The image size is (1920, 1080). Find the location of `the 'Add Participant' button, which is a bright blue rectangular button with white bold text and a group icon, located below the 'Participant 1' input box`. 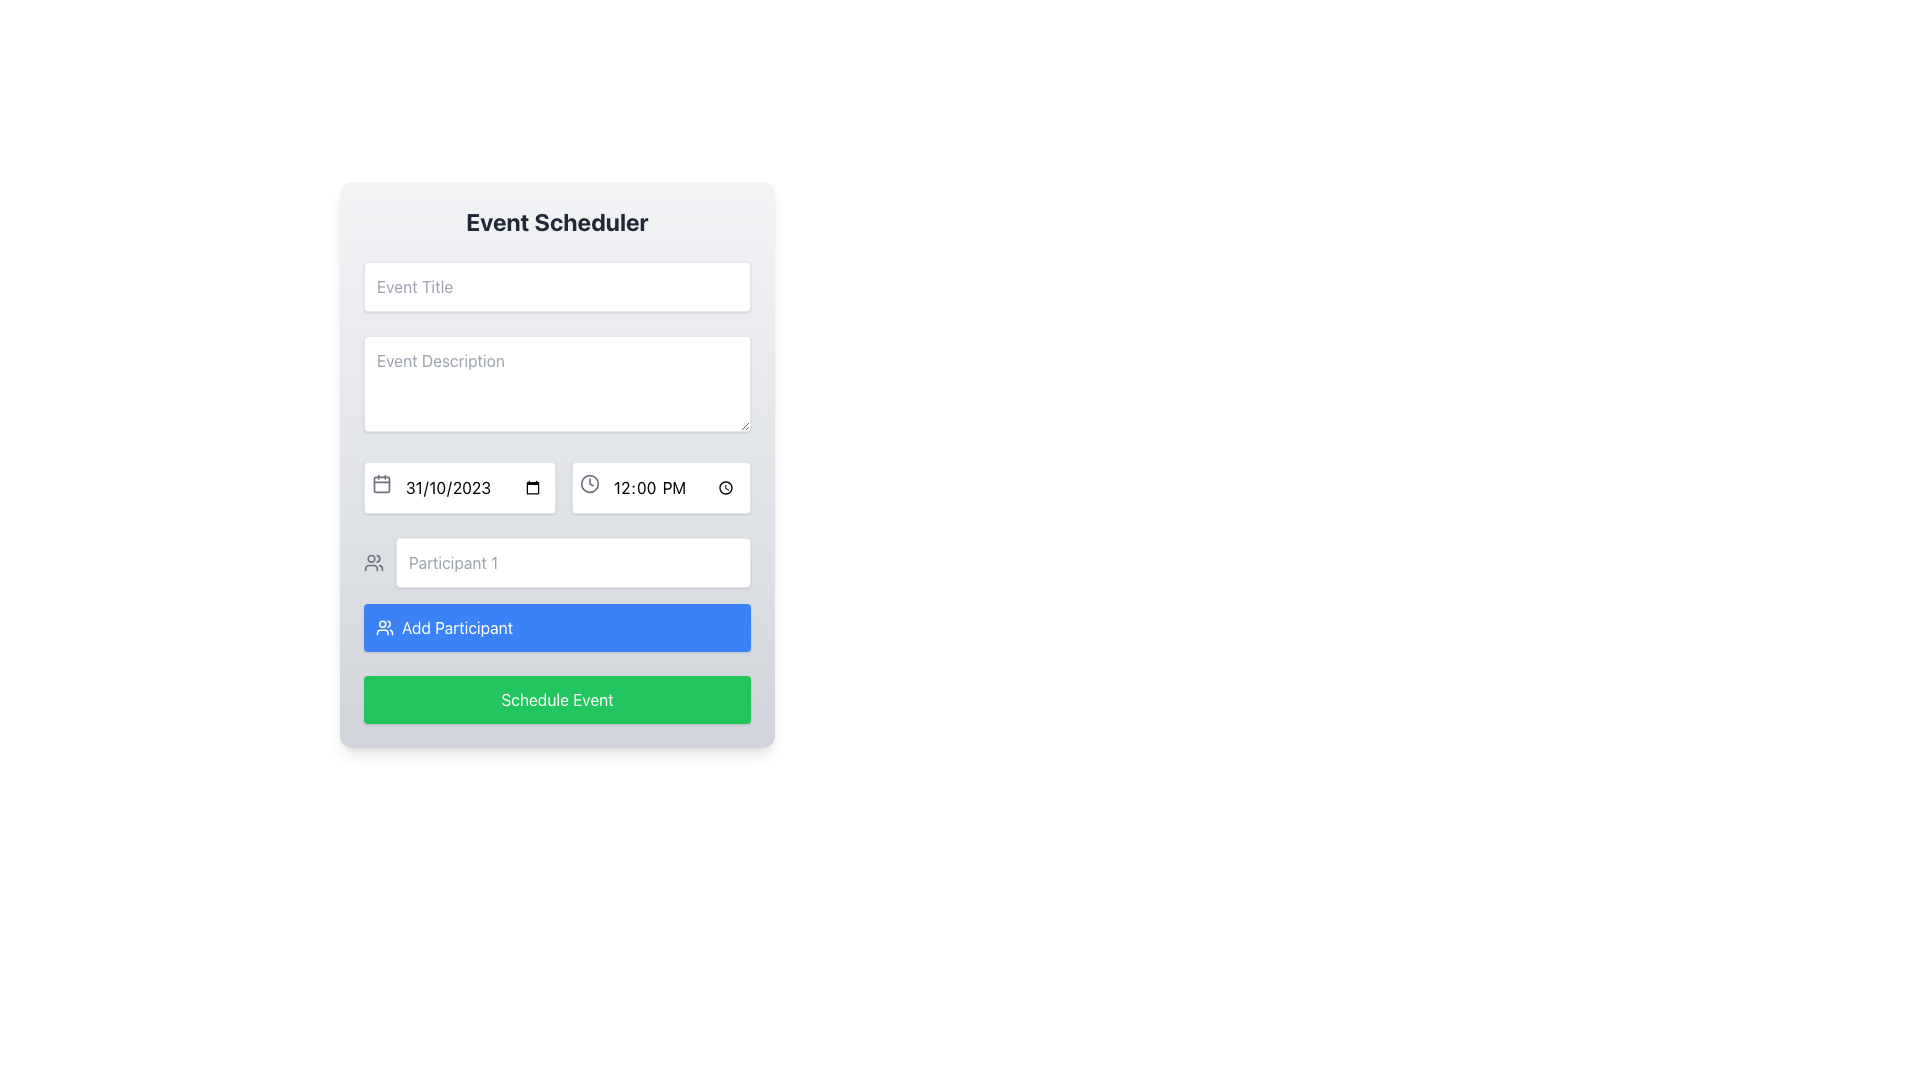

the 'Add Participant' button, which is a bright blue rectangular button with white bold text and a group icon, located below the 'Participant 1' input box is located at coordinates (456, 627).